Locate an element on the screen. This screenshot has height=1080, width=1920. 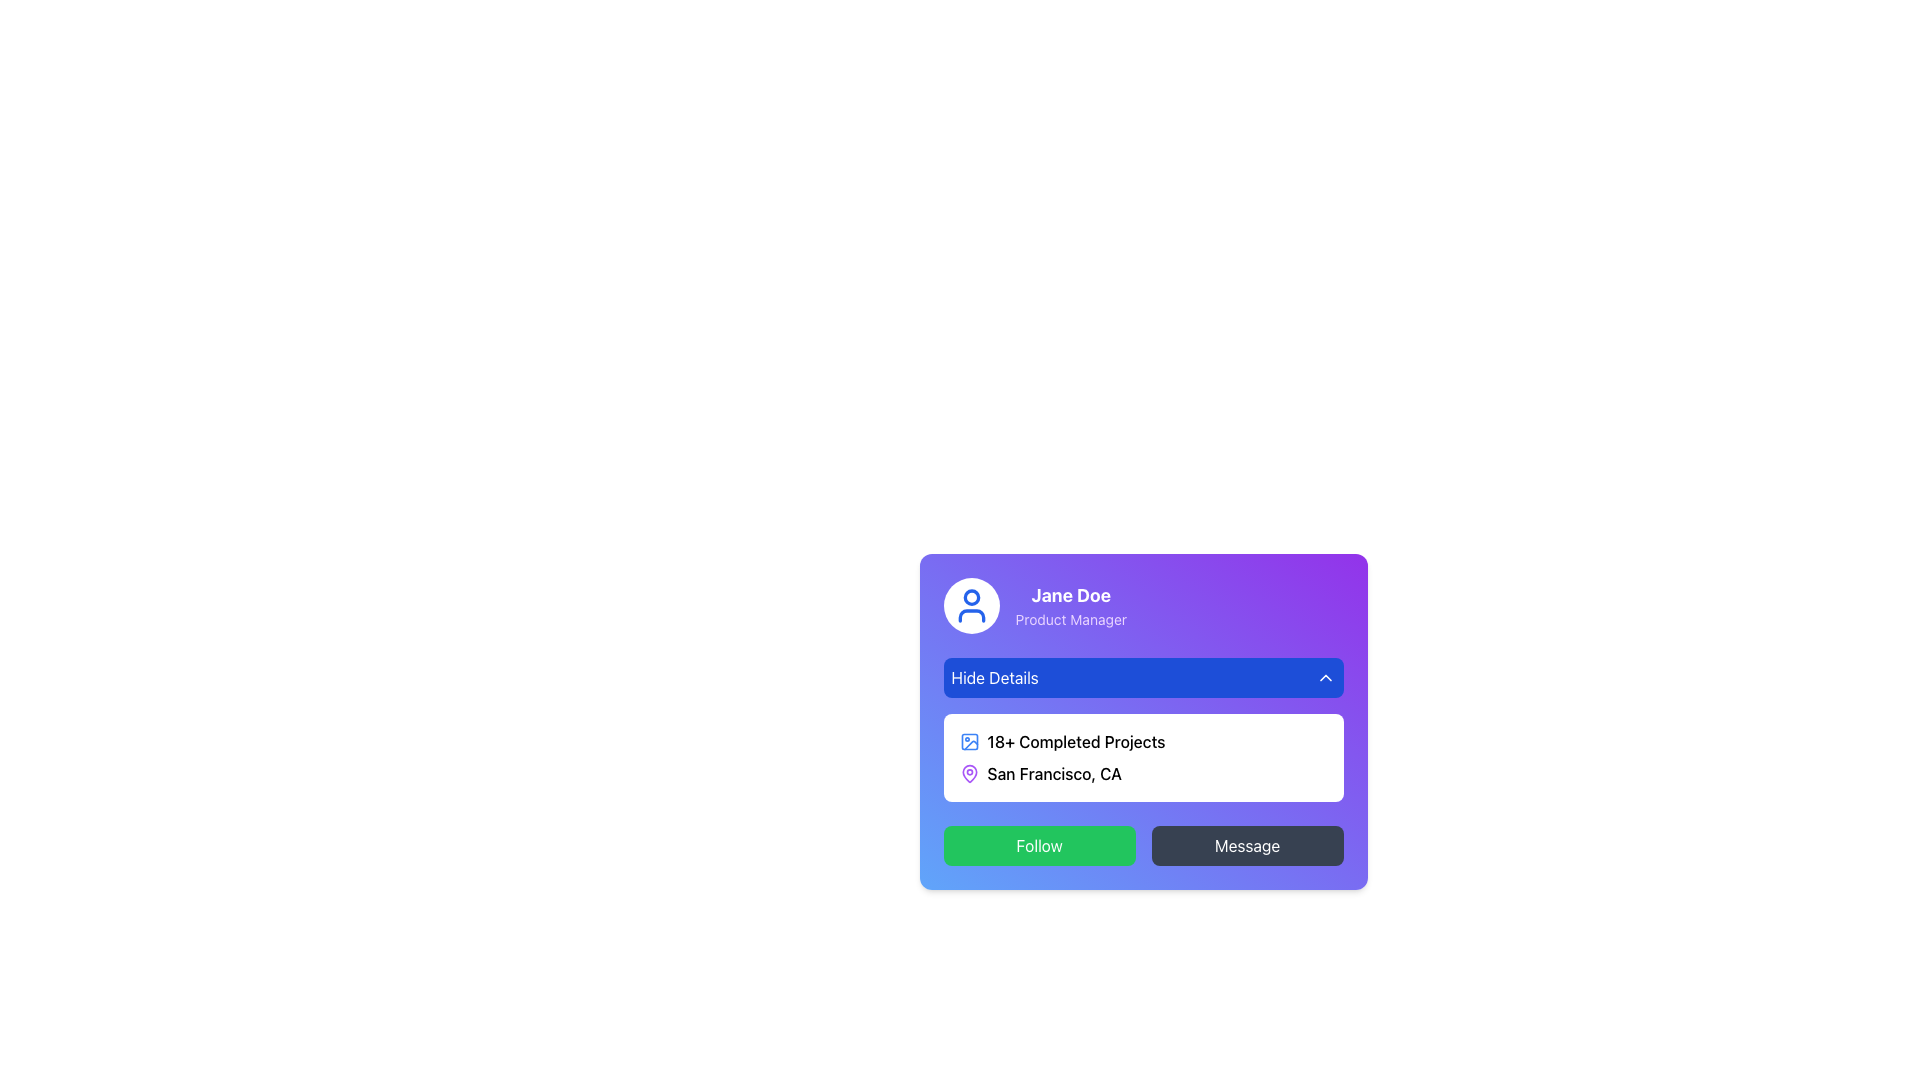
the text with icon that communicates the achievement of completing 18 or more projects, located above the 'San Francisco, CA' text and below the 'Hide Details' section is located at coordinates (1143, 741).